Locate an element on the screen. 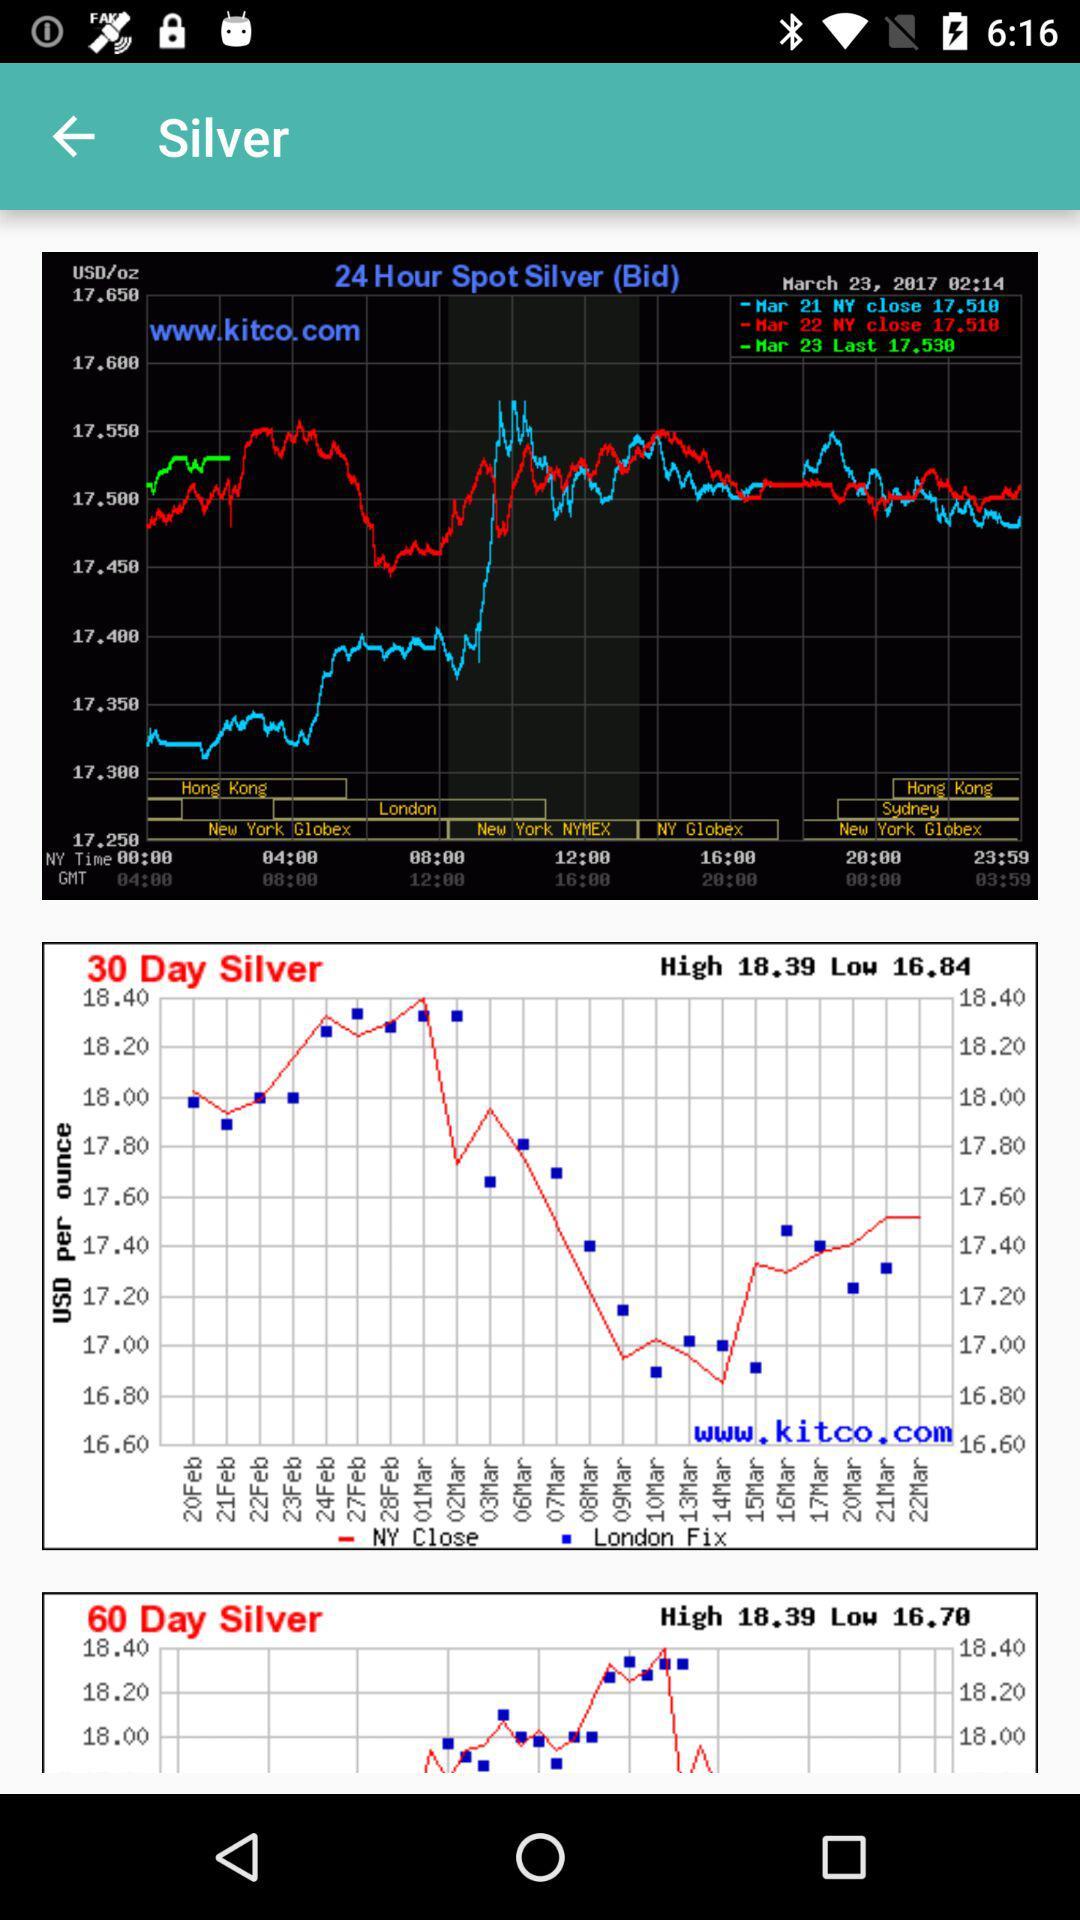 This screenshot has height=1920, width=1080. item to the left of silver icon is located at coordinates (72, 135).